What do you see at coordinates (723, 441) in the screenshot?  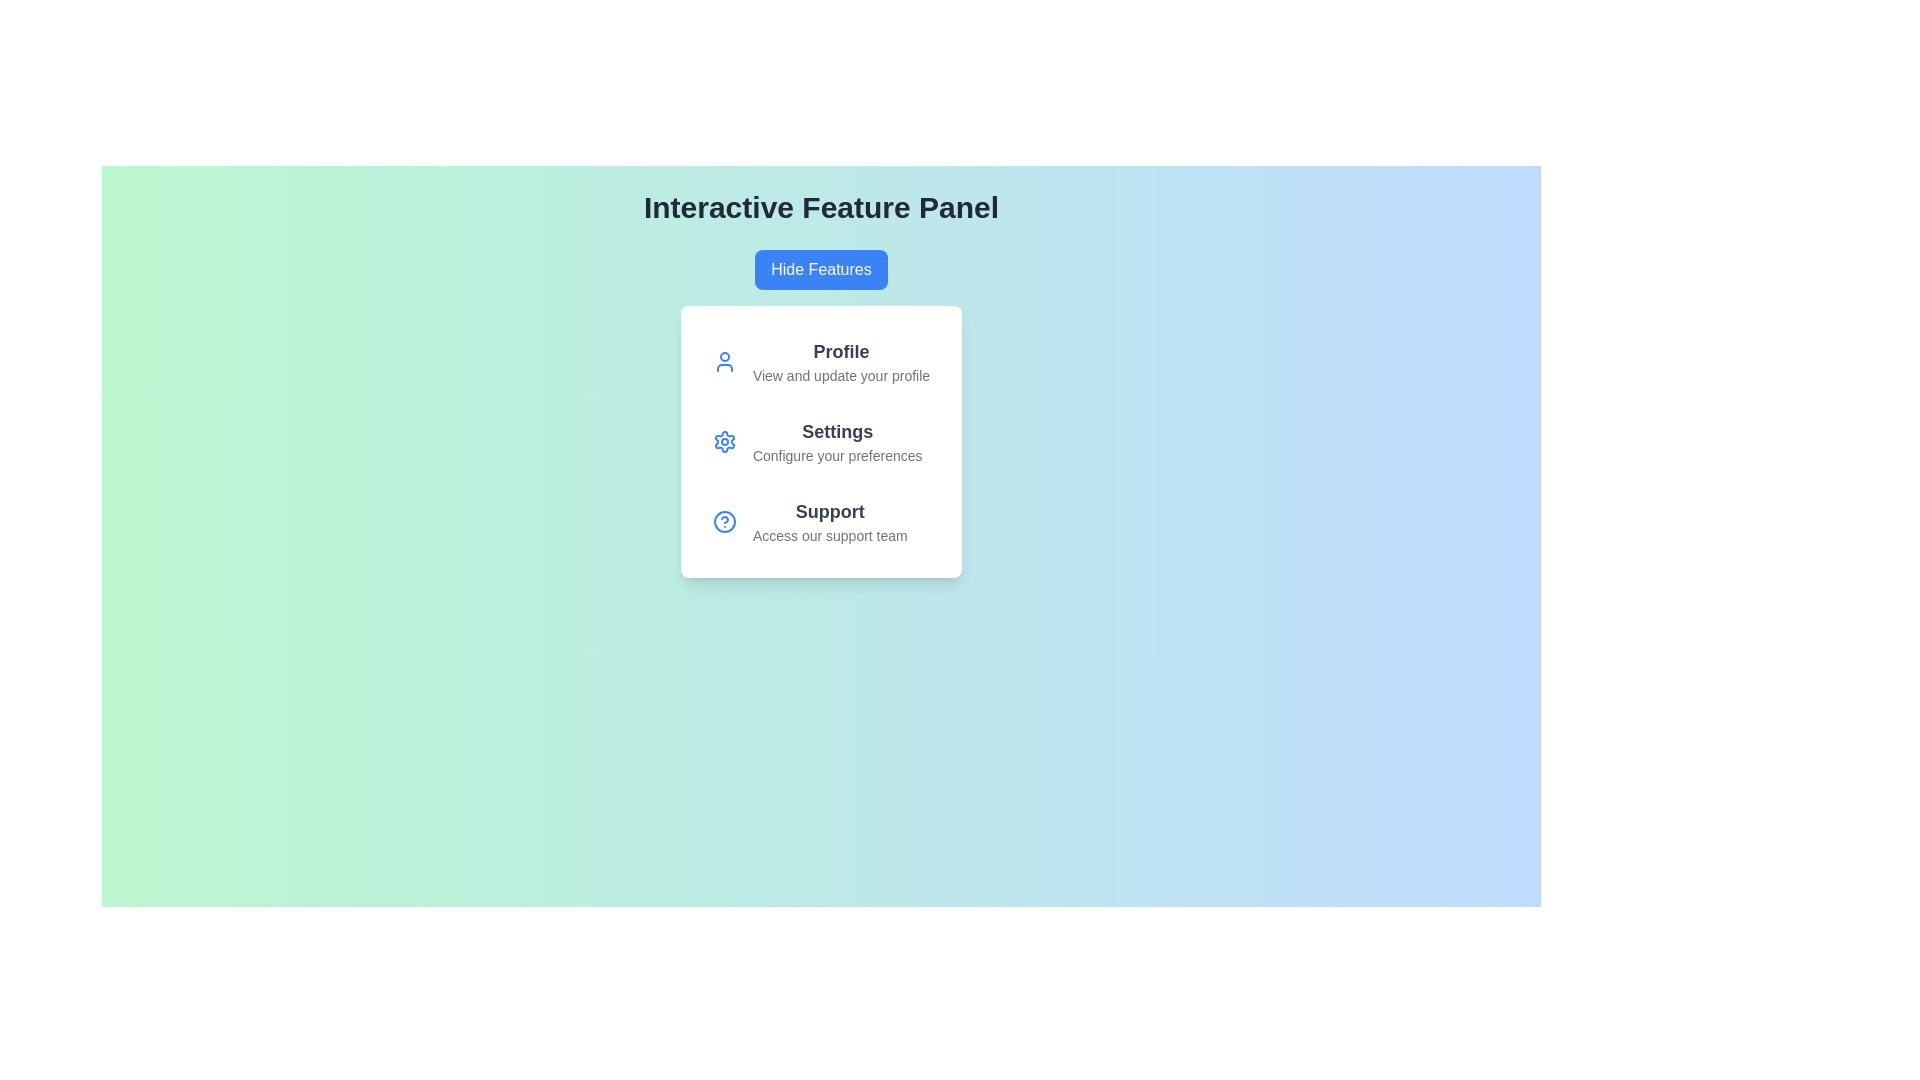 I see `the icon for the Settings feature` at bounding box center [723, 441].